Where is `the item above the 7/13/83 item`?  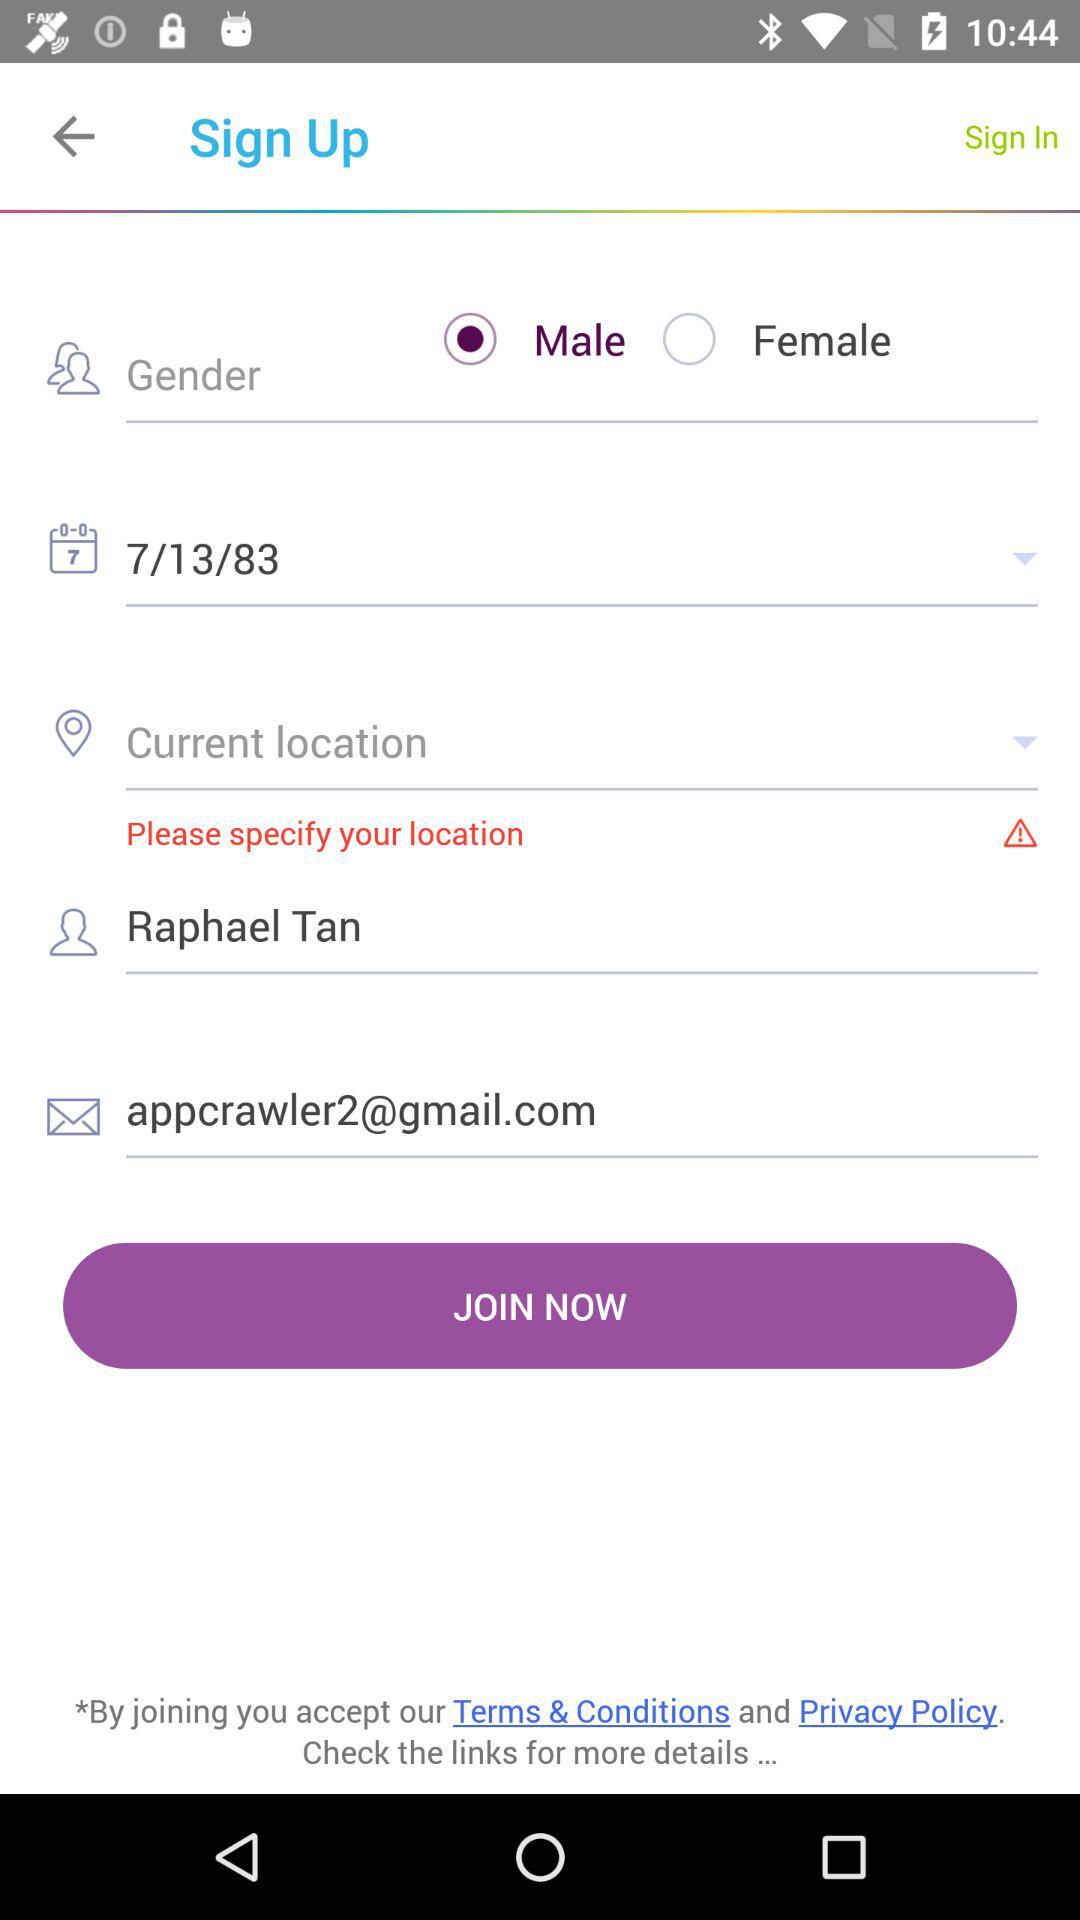
the item above the 7/13/83 item is located at coordinates (515, 339).